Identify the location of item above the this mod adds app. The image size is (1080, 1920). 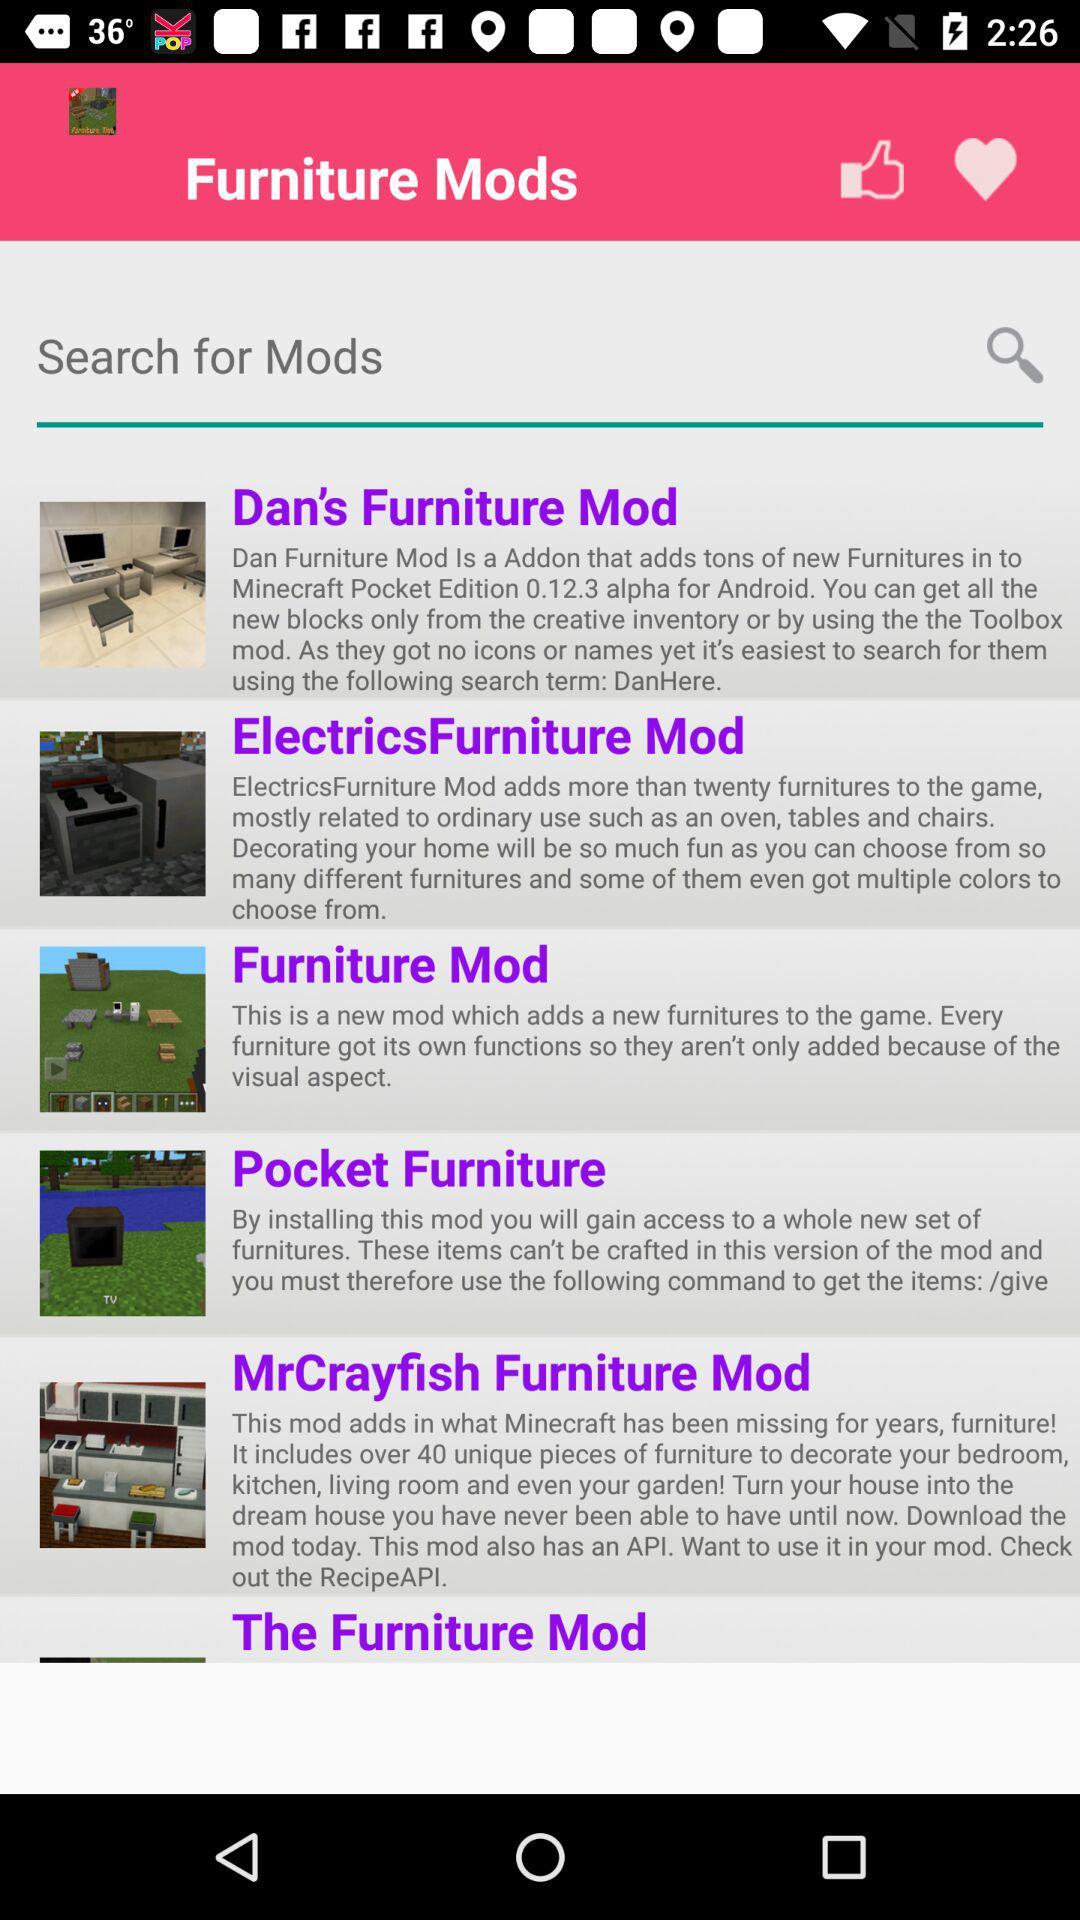
(520, 1370).